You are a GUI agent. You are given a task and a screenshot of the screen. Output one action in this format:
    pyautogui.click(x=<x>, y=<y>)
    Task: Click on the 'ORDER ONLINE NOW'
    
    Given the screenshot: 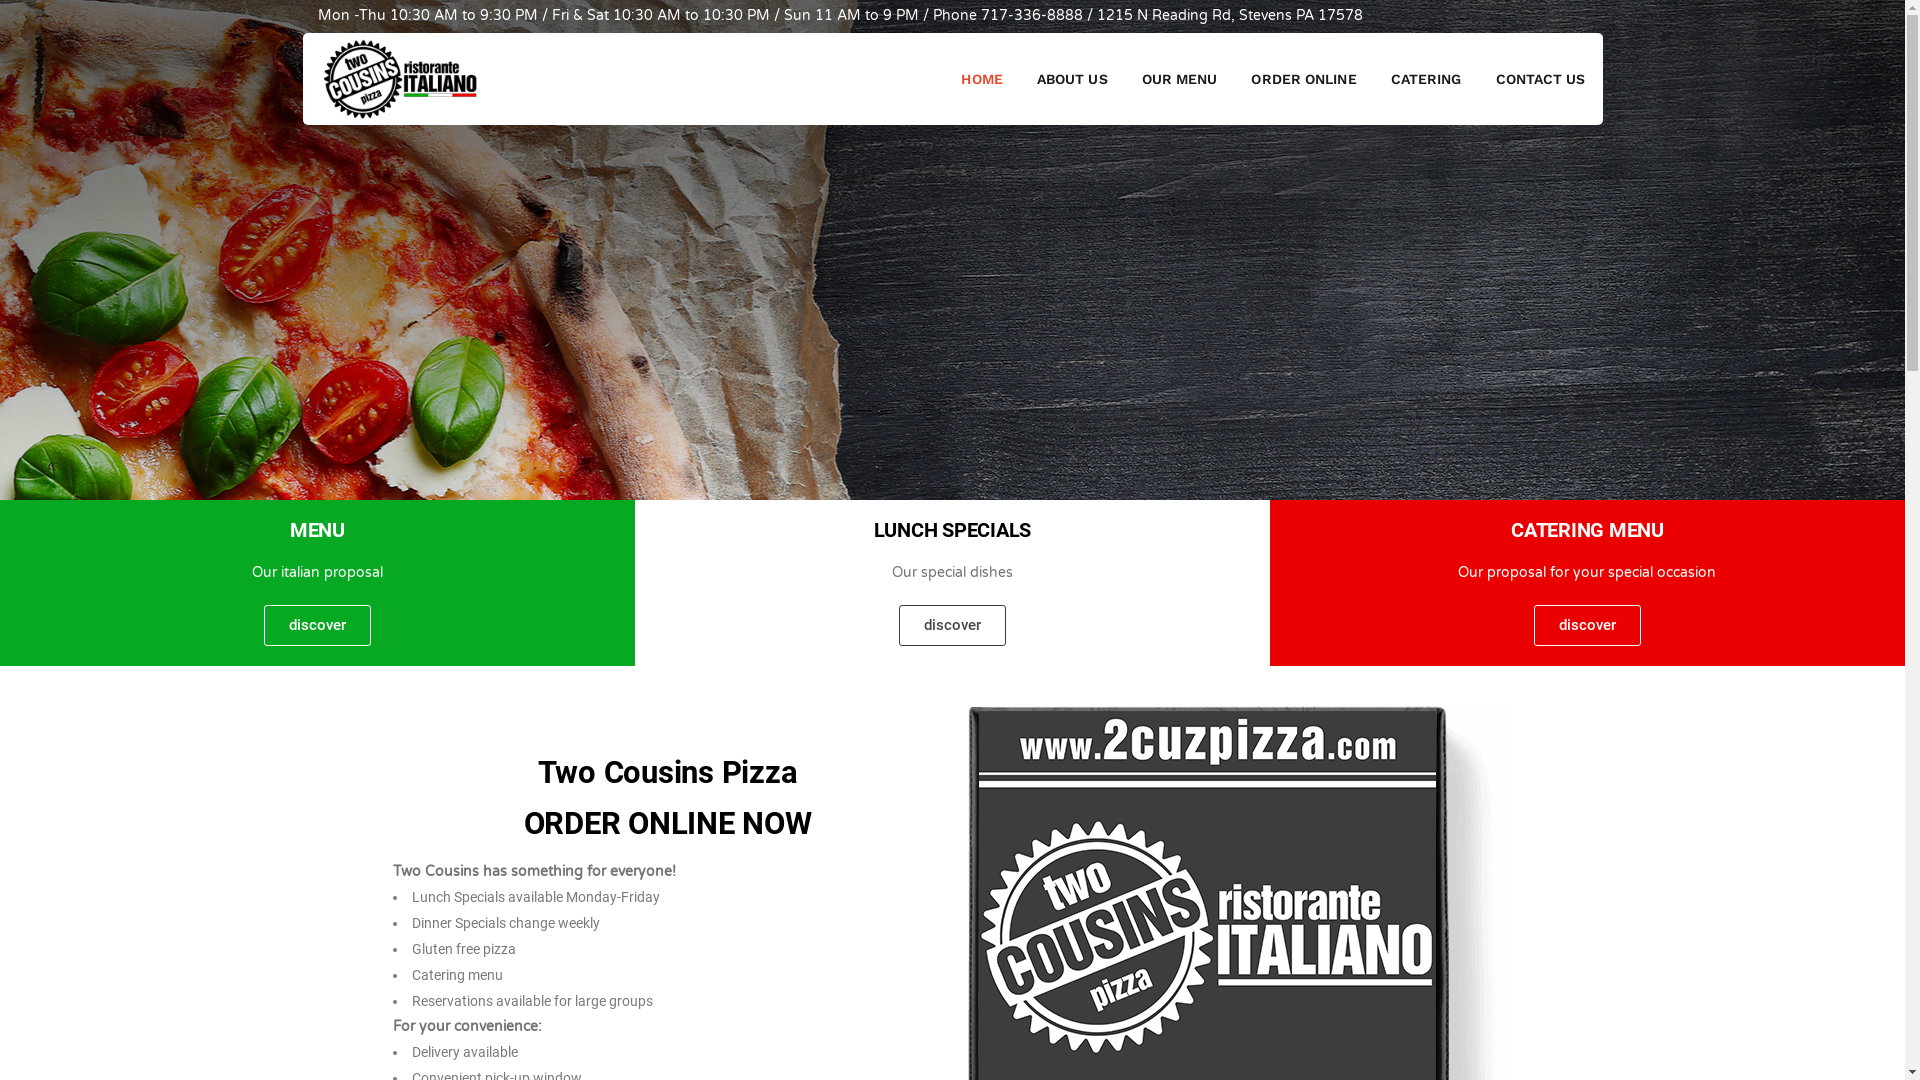 What is the action you would take?
    pyautogui.click(x=667, y=822)
    